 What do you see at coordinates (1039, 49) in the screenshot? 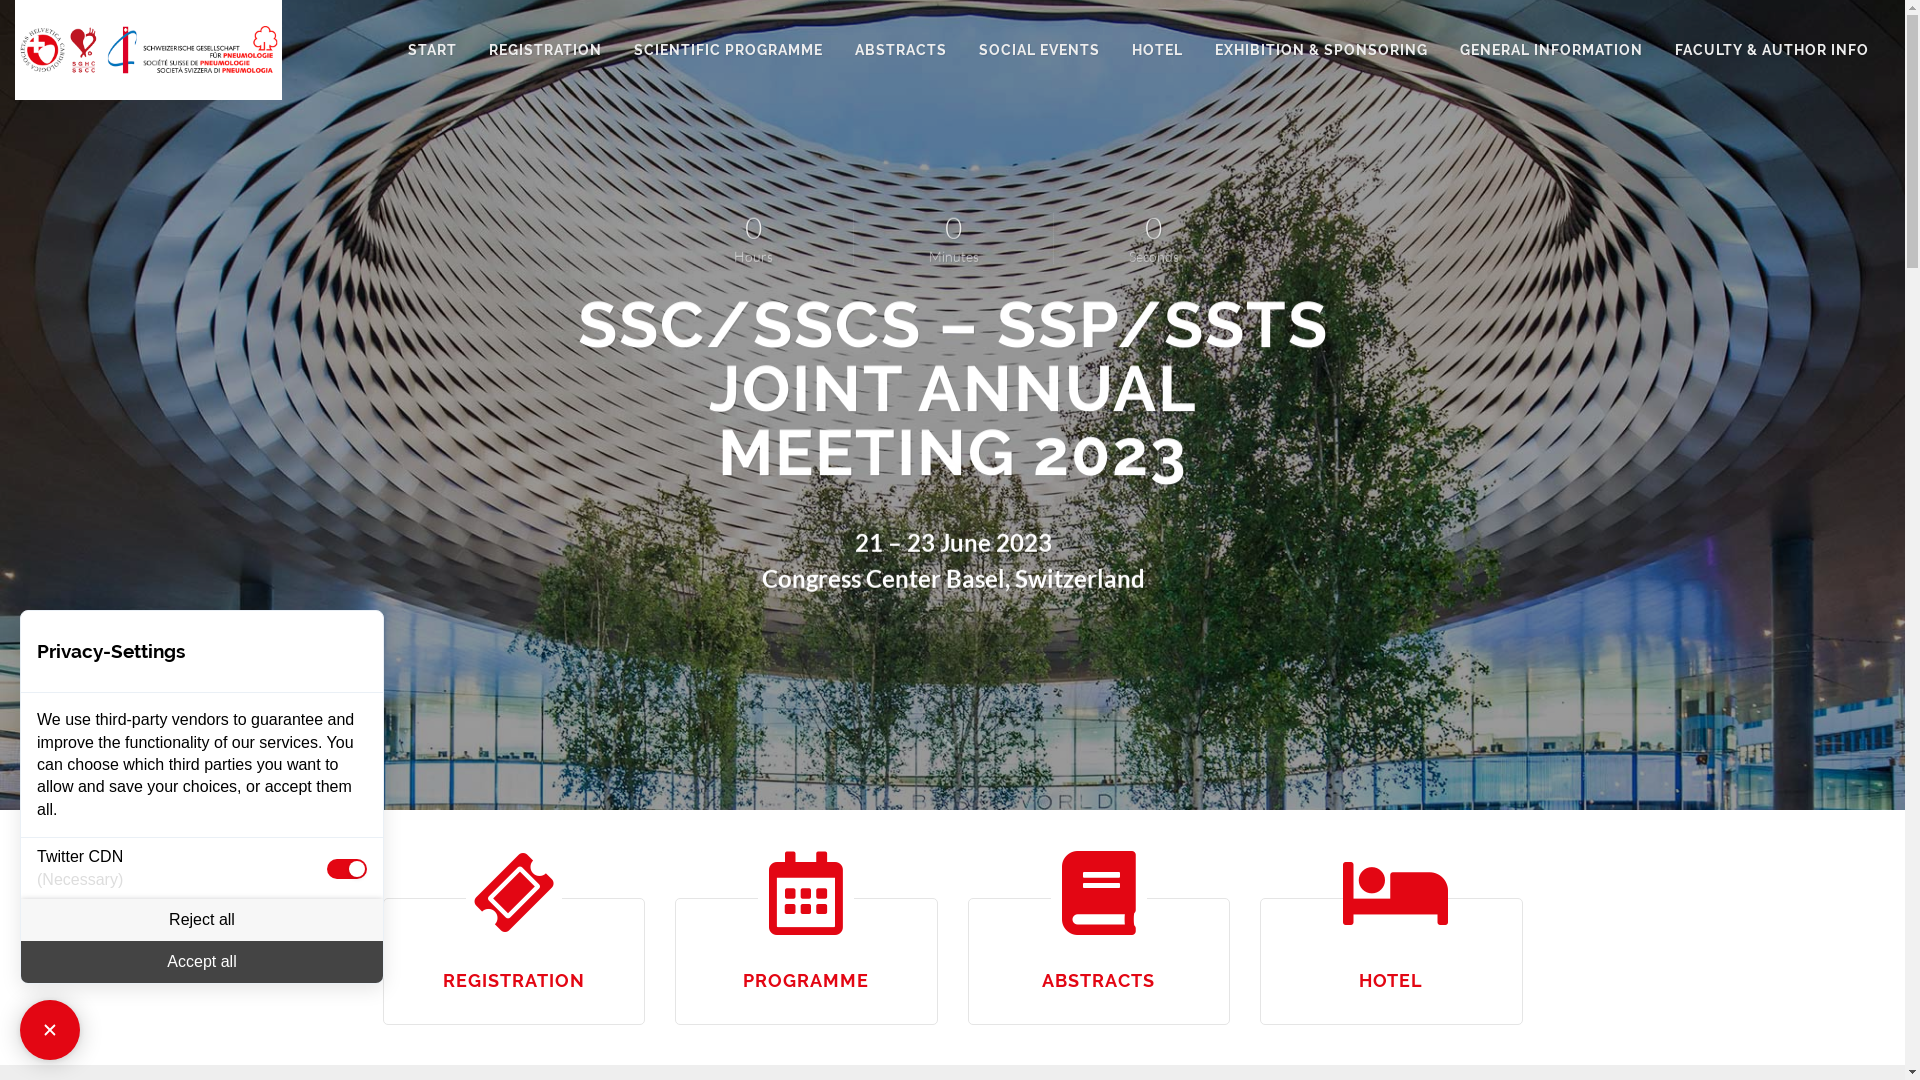
I see `'SOCIAL EVENTS'` at bounding box center [1039, 49].